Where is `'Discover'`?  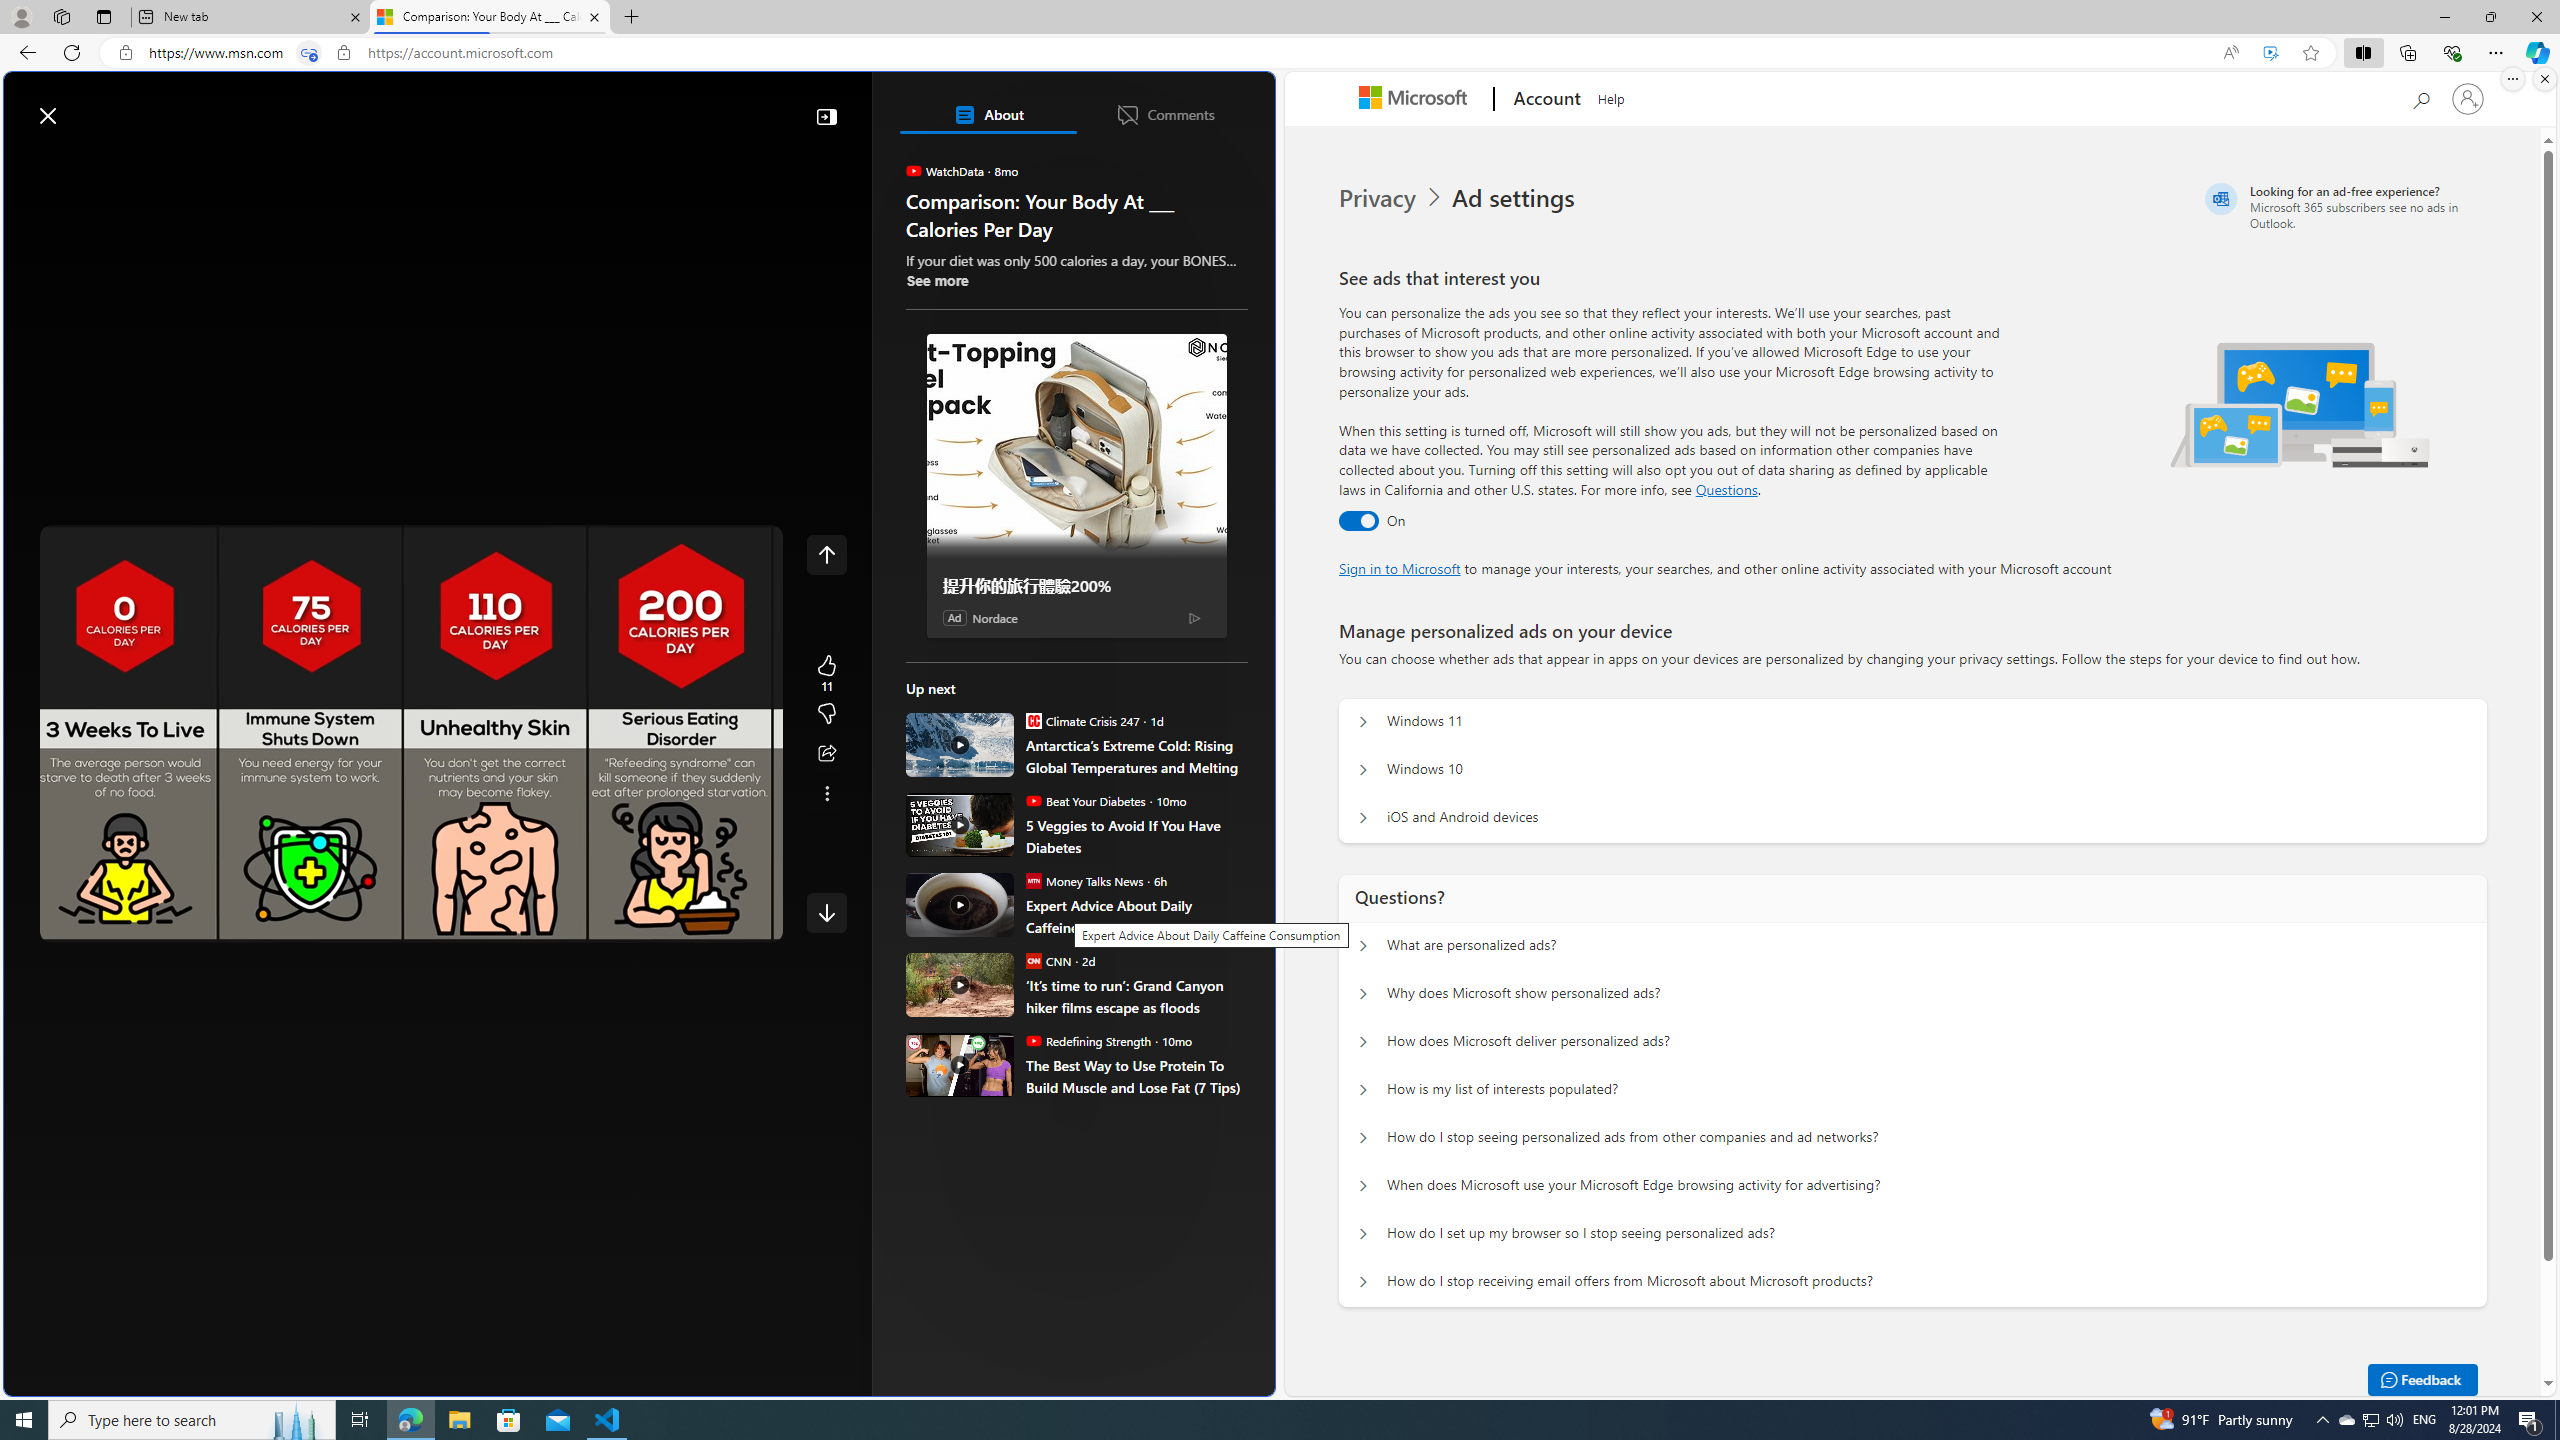 'Discover' is located at coordinates (91, 162).